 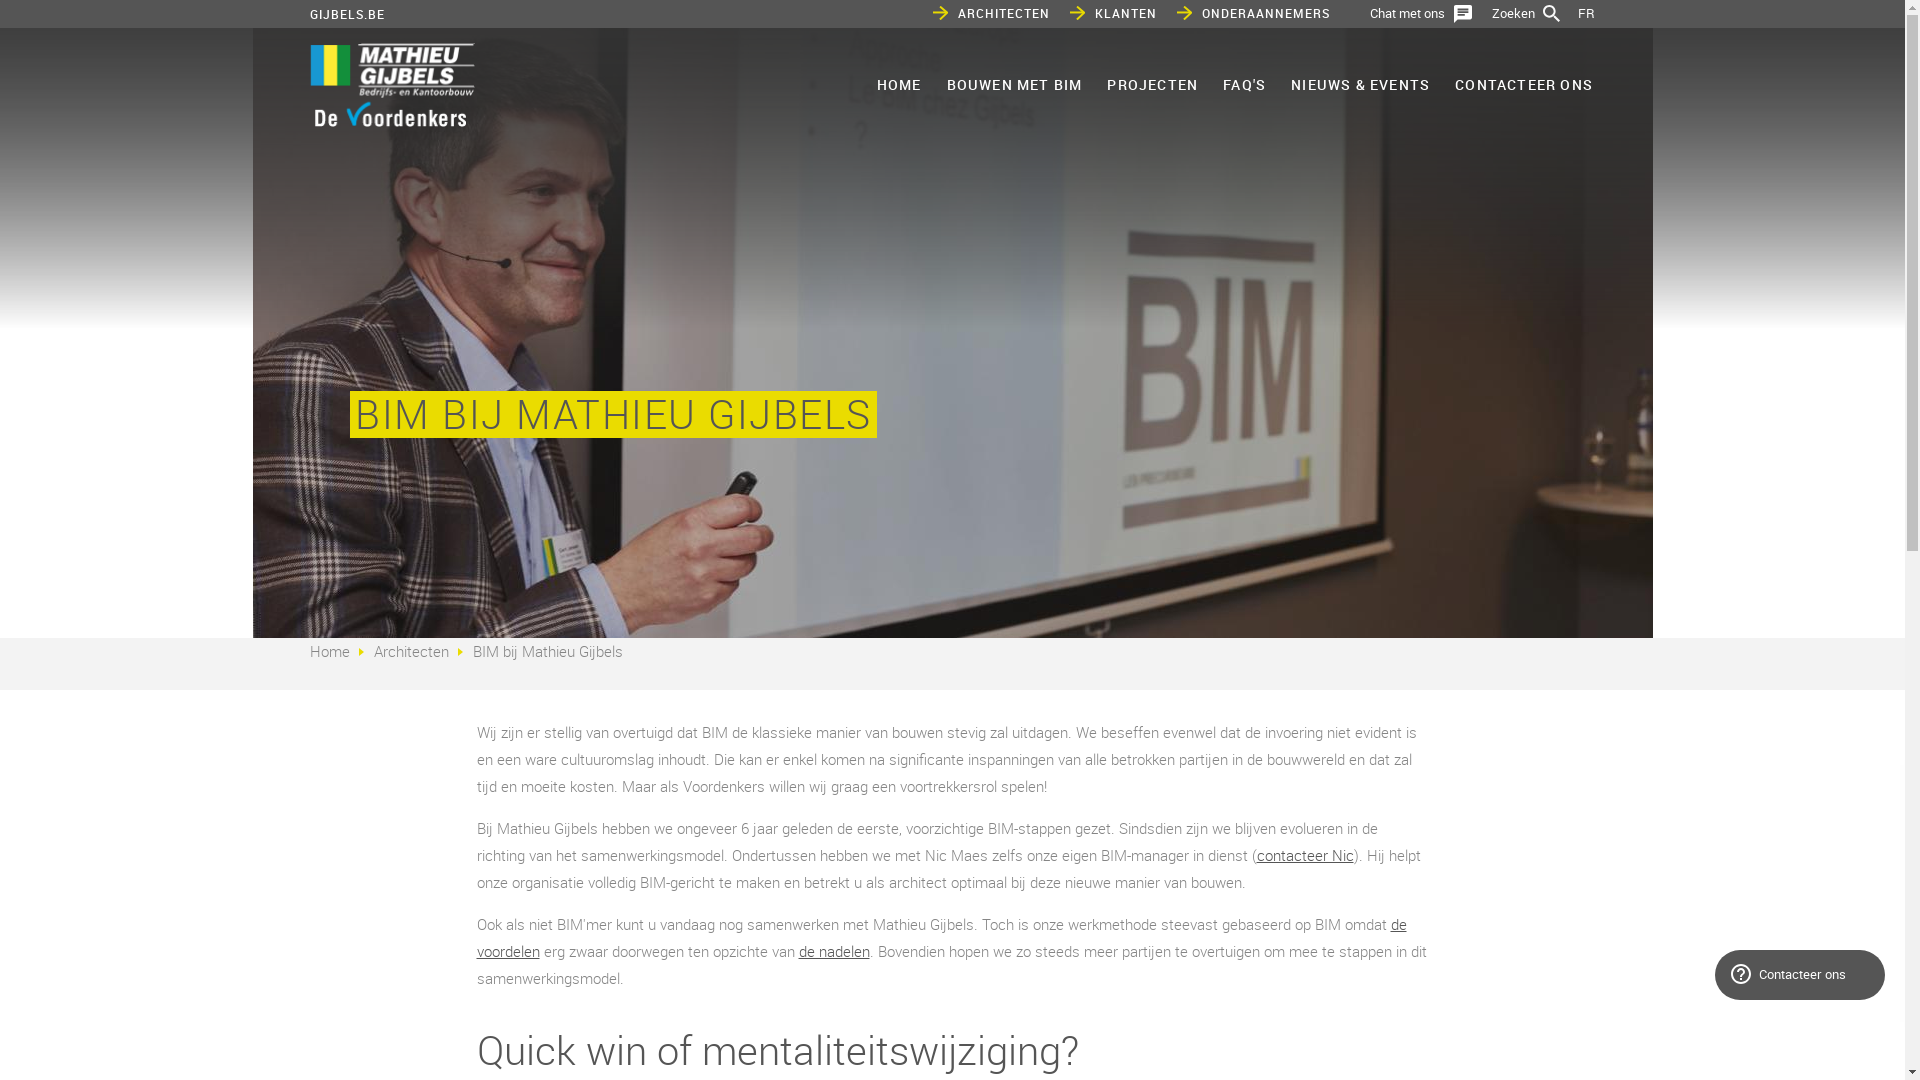 What do you see at coordinates (1013, 83) in the screenshot?
I see `'BOUWEN MET BIM'` at bounding box center [1013, 83].